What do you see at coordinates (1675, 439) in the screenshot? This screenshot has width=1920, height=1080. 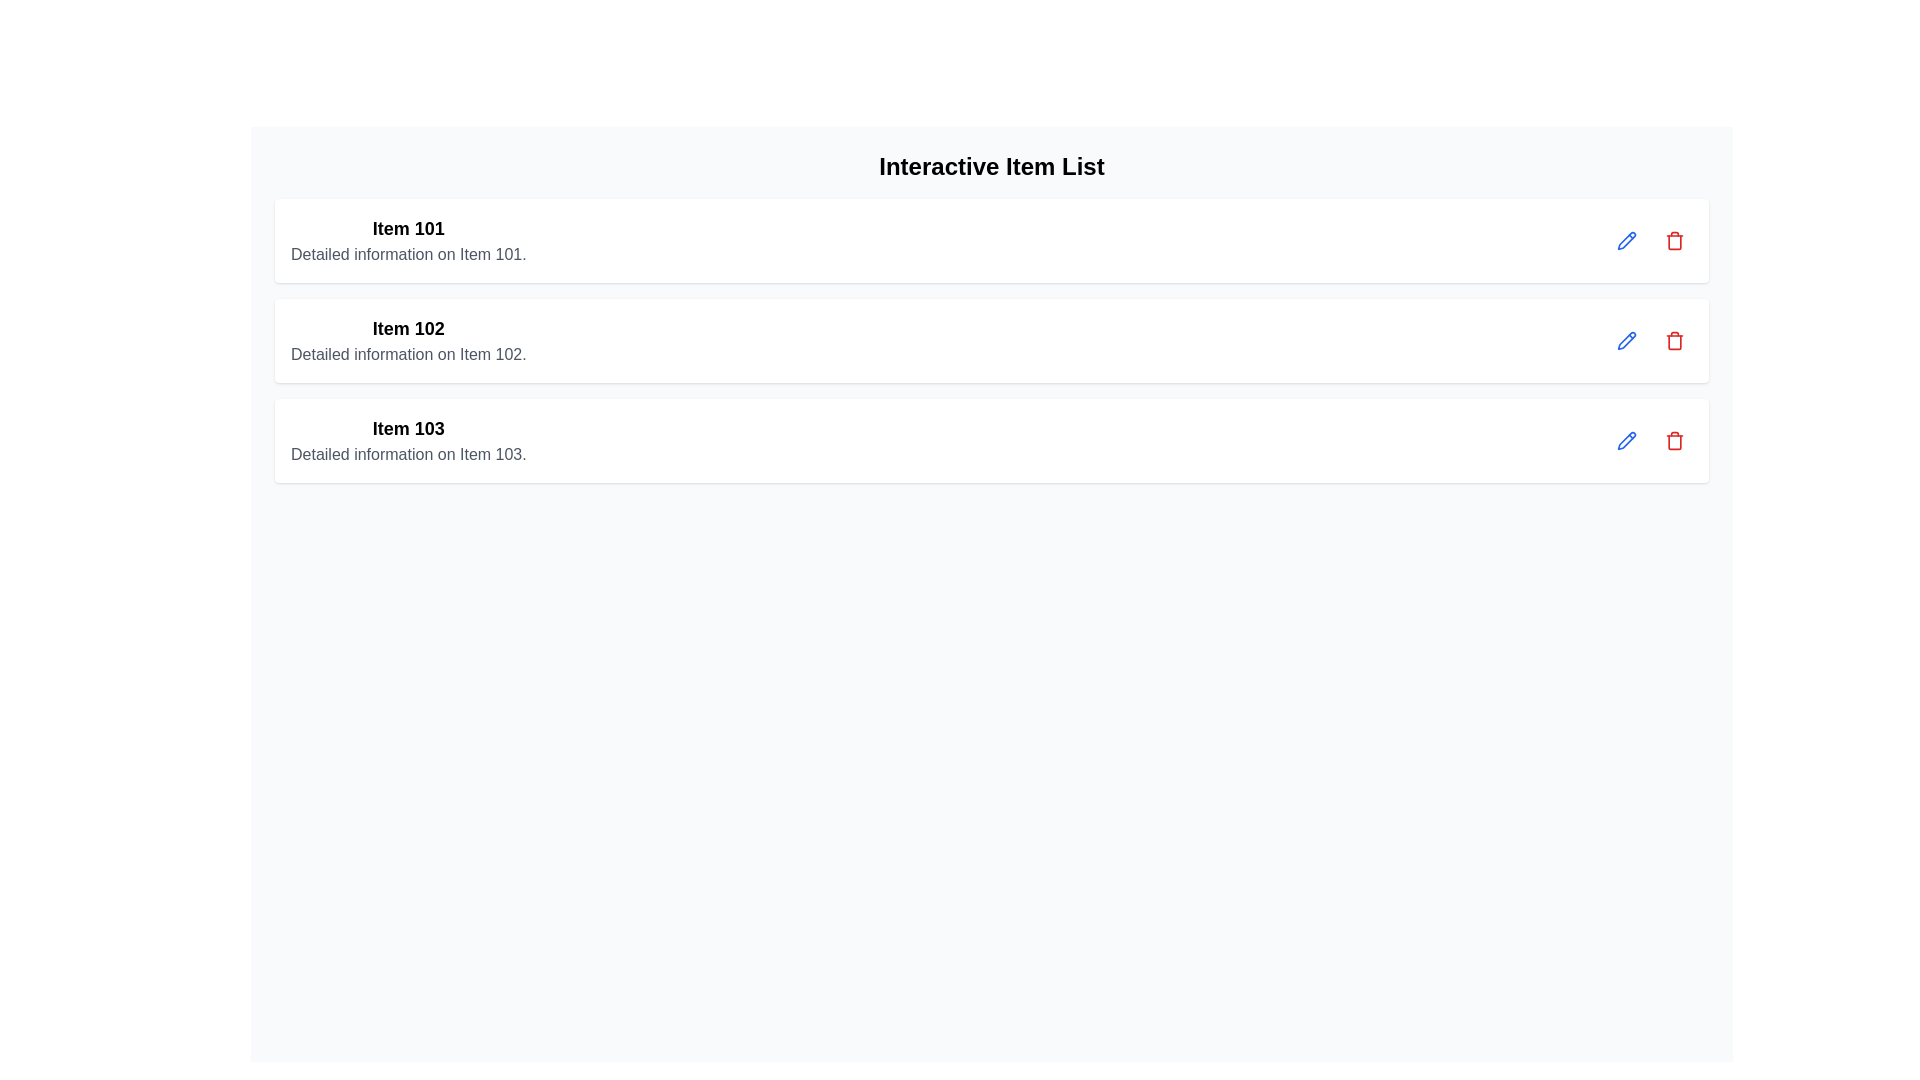 I see `the red trash can icon button` at bounding box center [1675, 439].